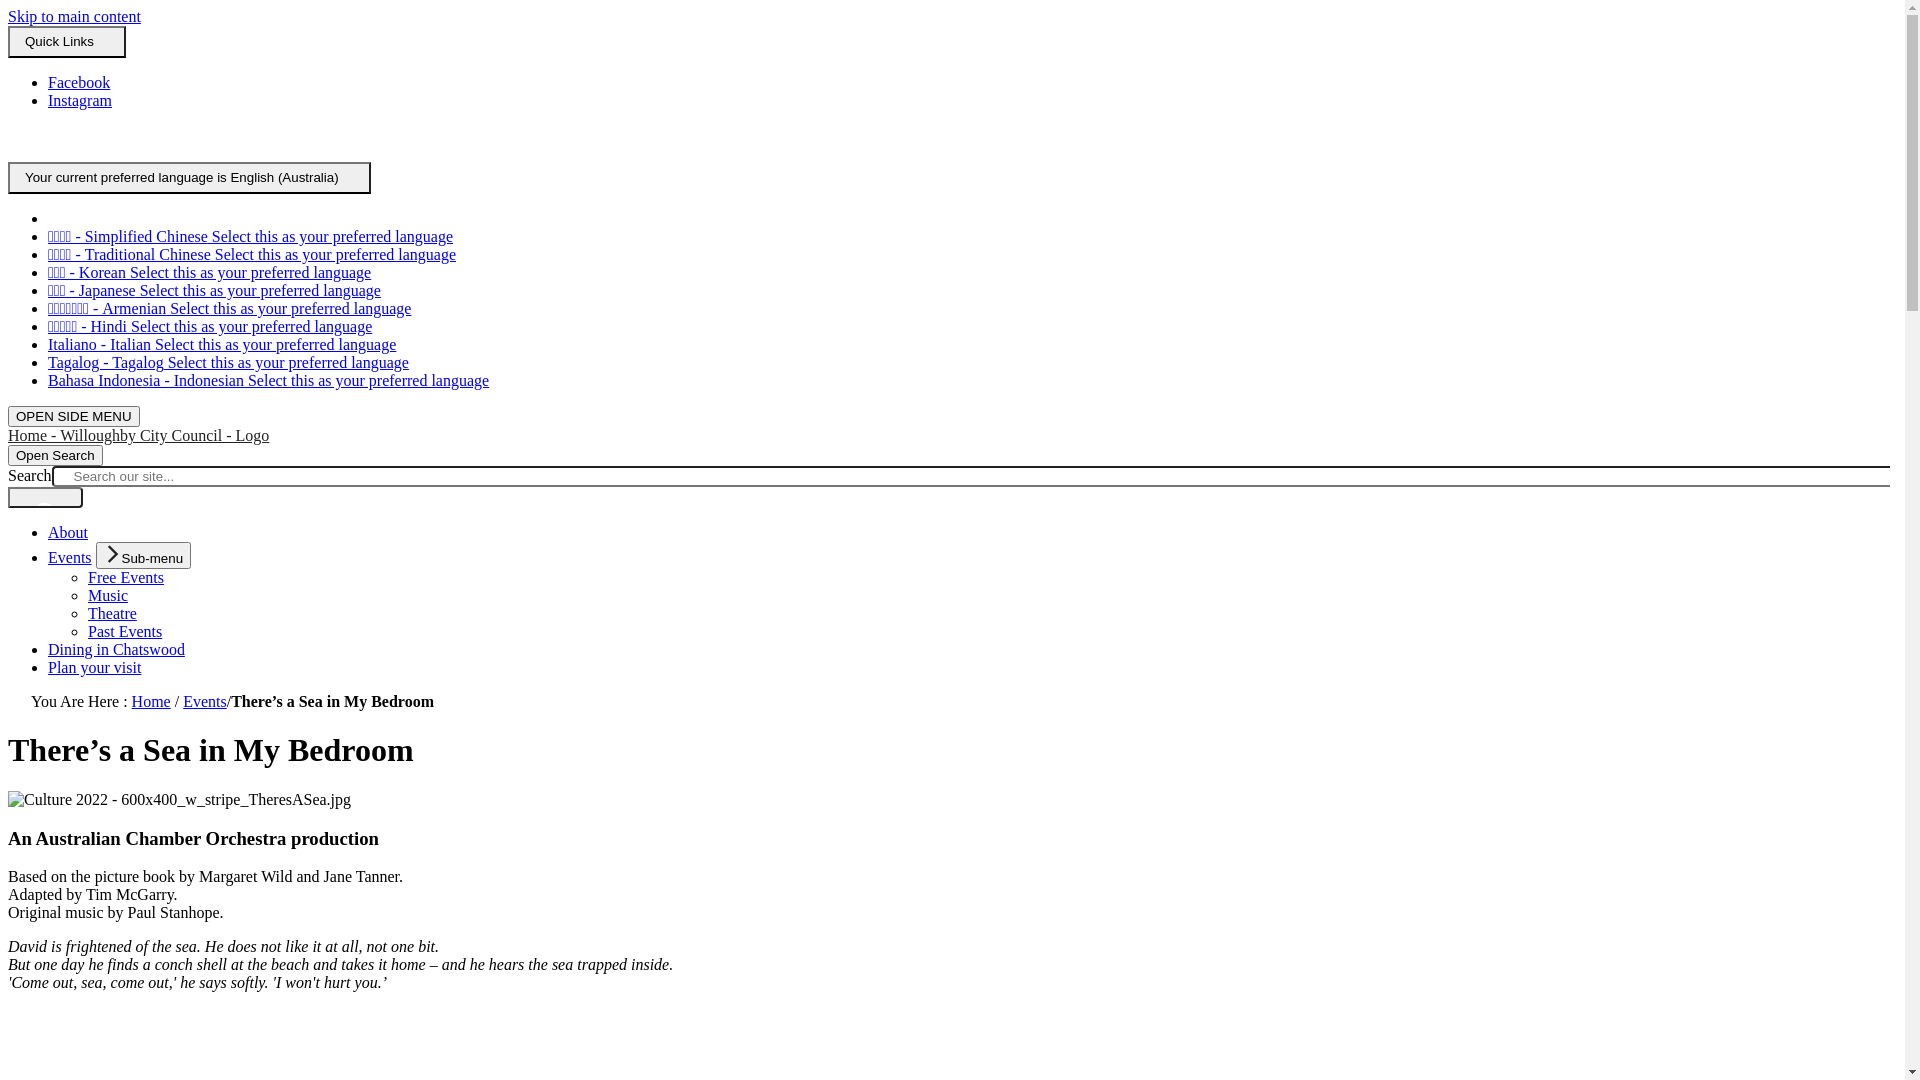 This screenshot has height=1080, width=1920. I want to click on 'Home', so click(150, 700).